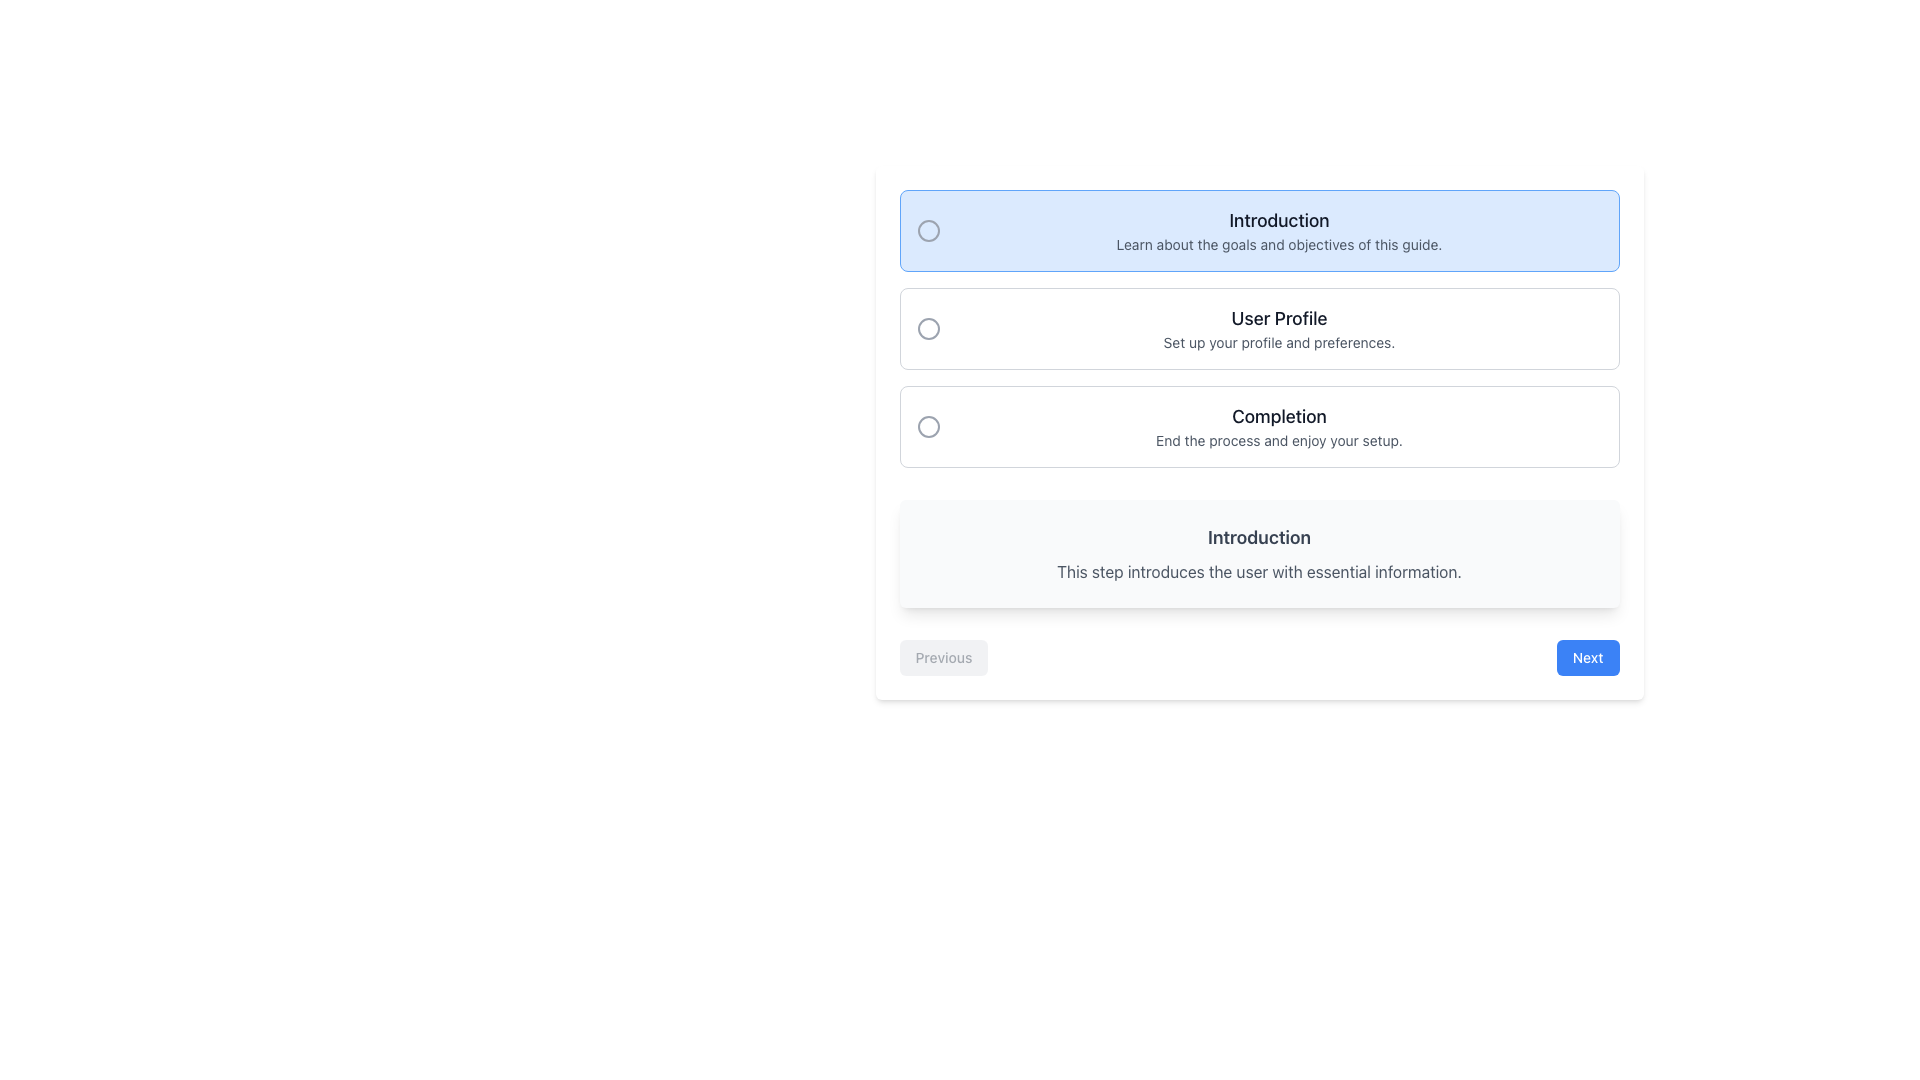 The height and width of the screenshot is (1080, 1920). Describe the element at coordinates (943, 658) in the screenshot. I see `the gray 'Previous' button with rounded corners located near the bottom-left corner of the UI section, which has muted lighter text in a medium-sized sans-serif font` at that location.